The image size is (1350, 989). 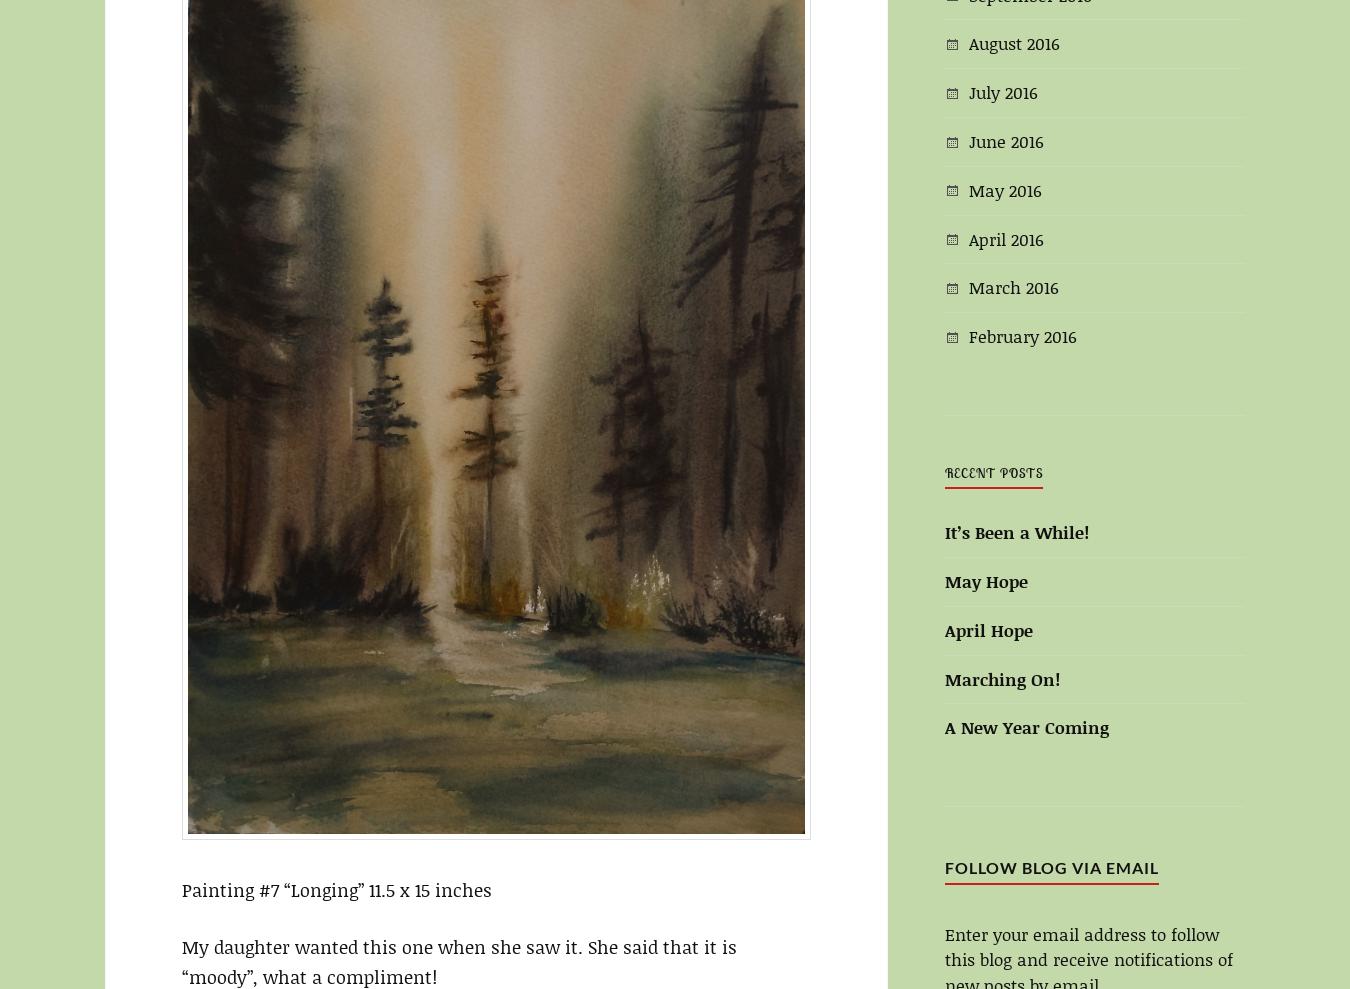 What do you see at coordinates (1052, 866) in the screenshot?
I see `'Follow Blog via Email'` at bounding box center [1052, 866].